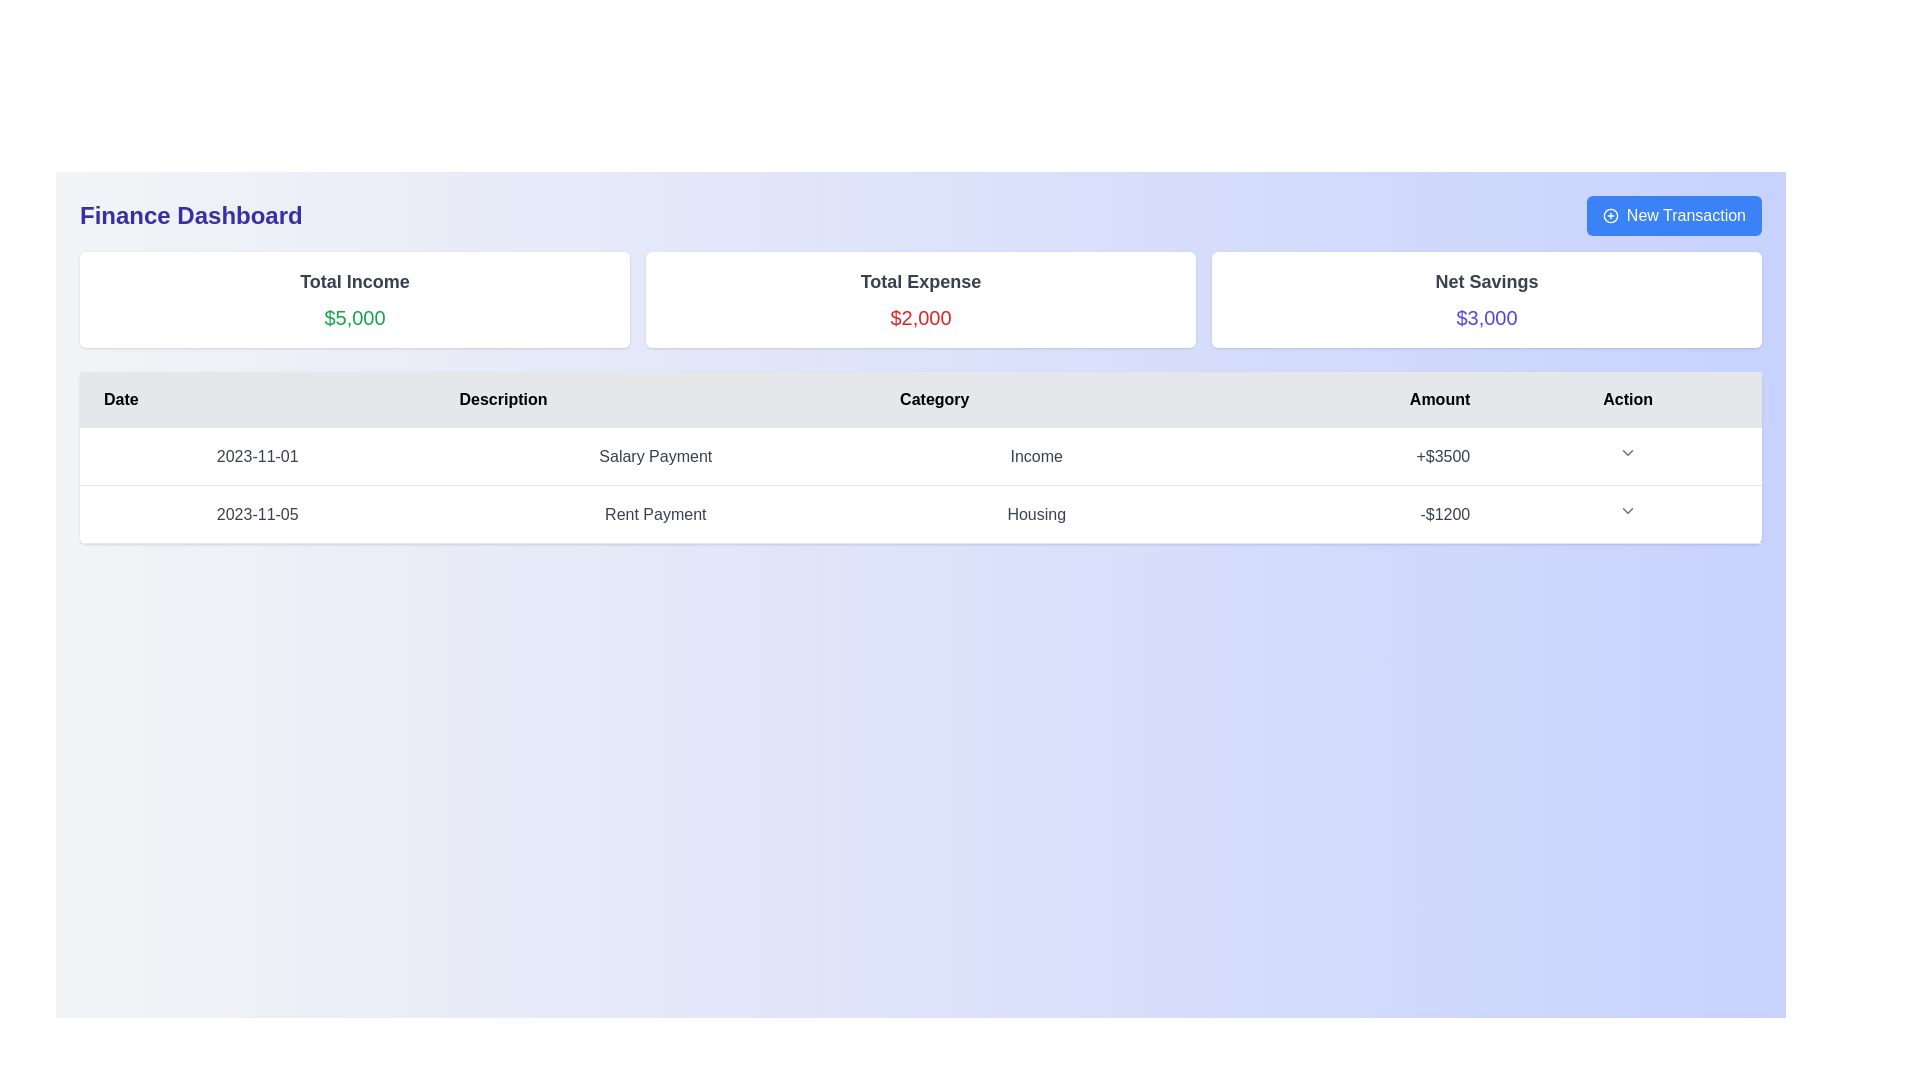  Describe the element at coordinates (1036, 513) in the screenshot. I see `text content of the label displaying 'Housing' which is located in the third column of the row labeled '2023-11-05 Rent Payment -$1200'` at that location.